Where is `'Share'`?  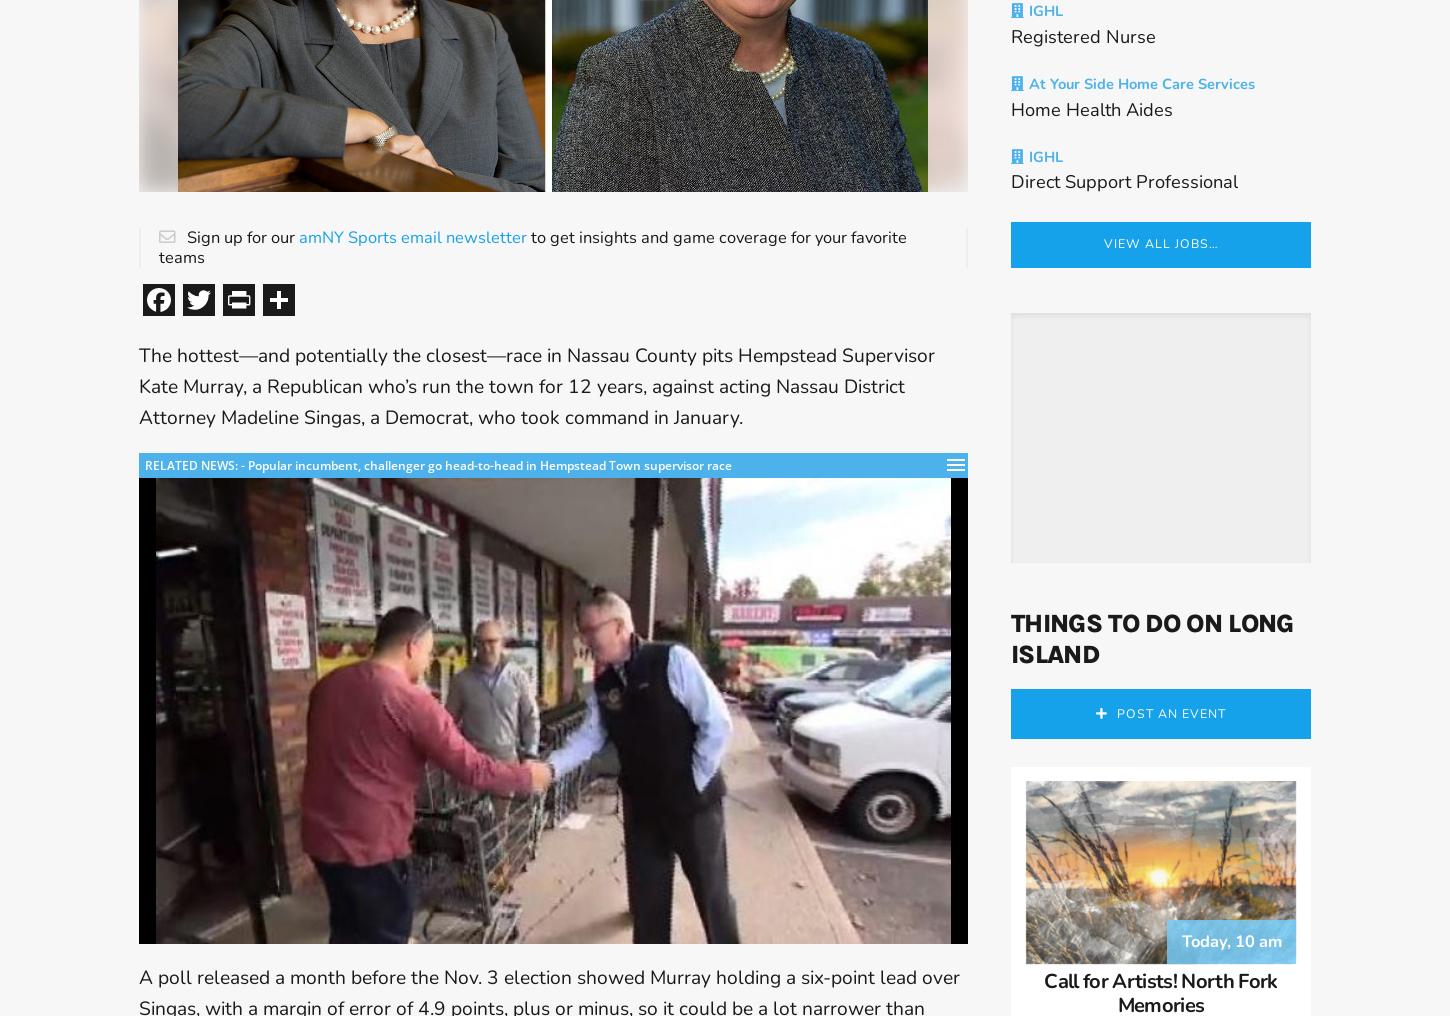 'Share' is located at coordinates (336, 298).